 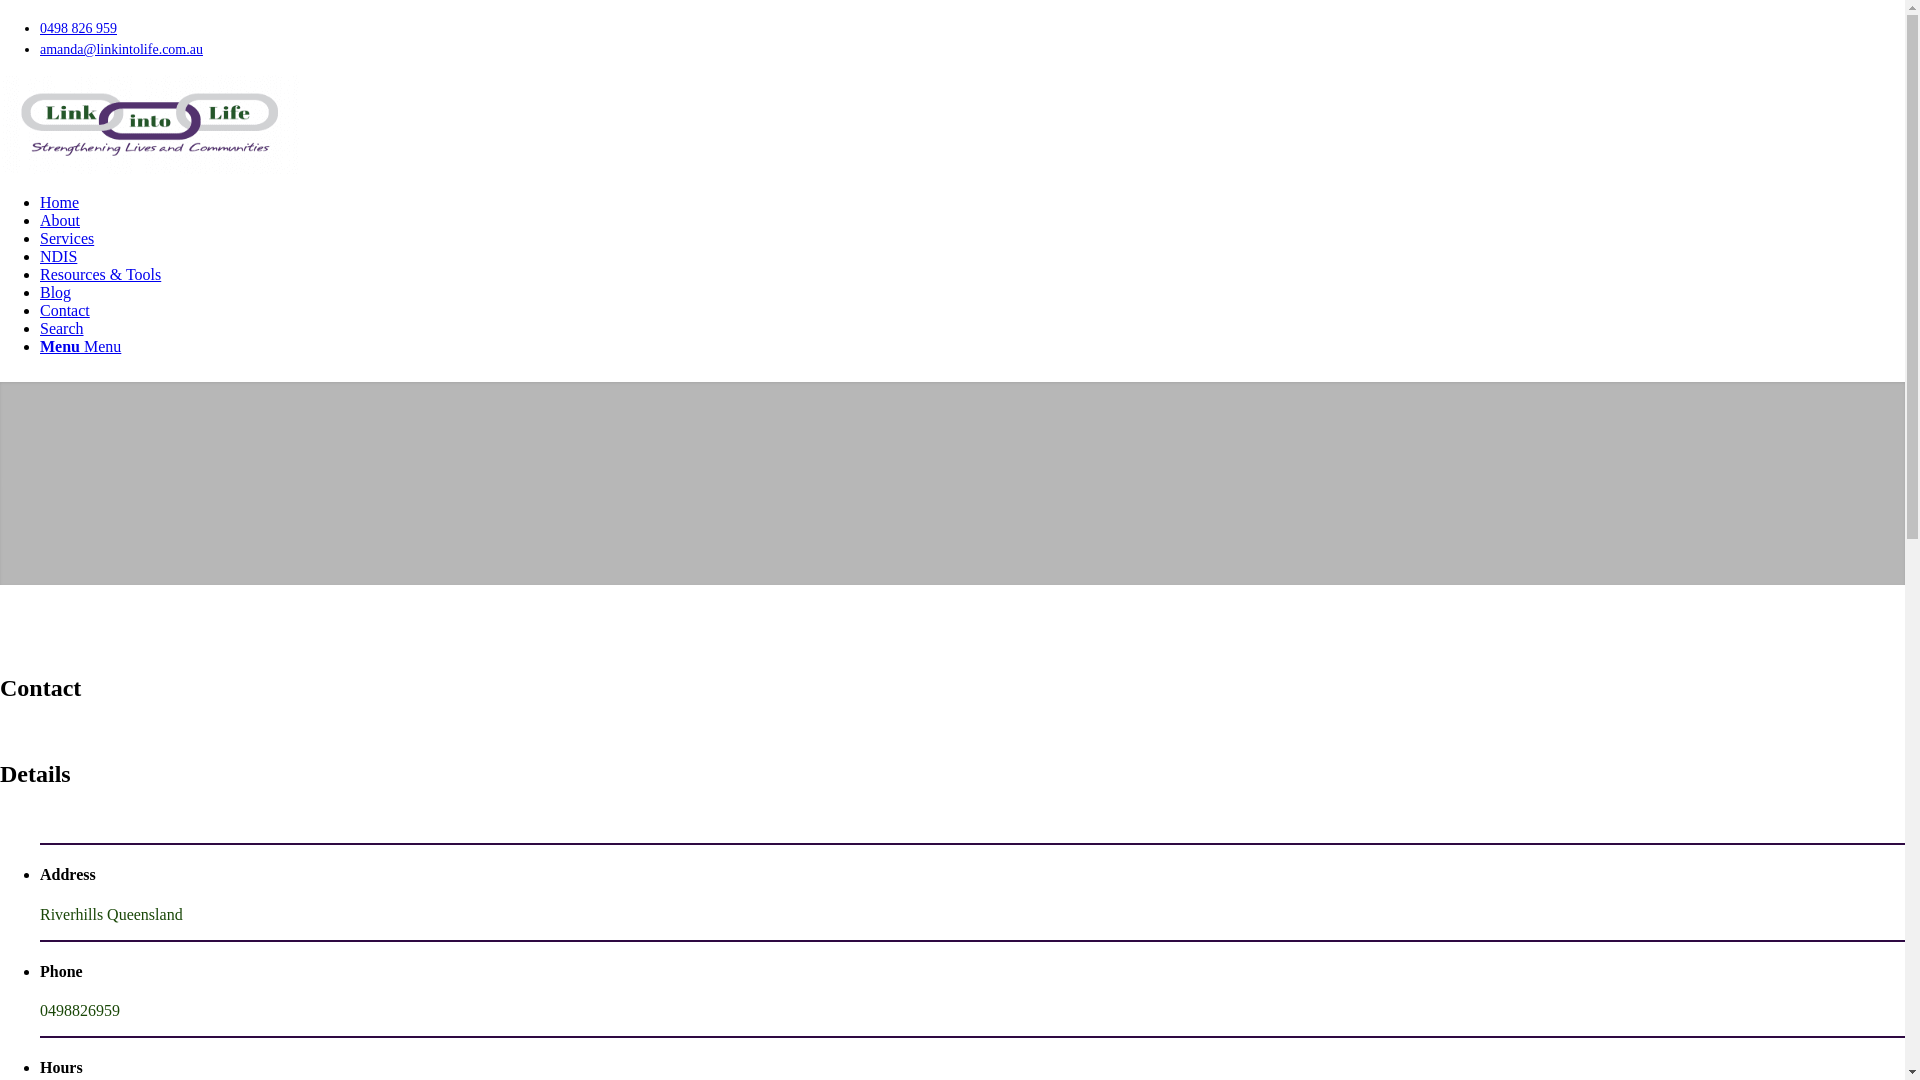 What do you see at coordinates (67, 237) in the screenshot?
I see `'Services'` at bounding box center [67, 237].